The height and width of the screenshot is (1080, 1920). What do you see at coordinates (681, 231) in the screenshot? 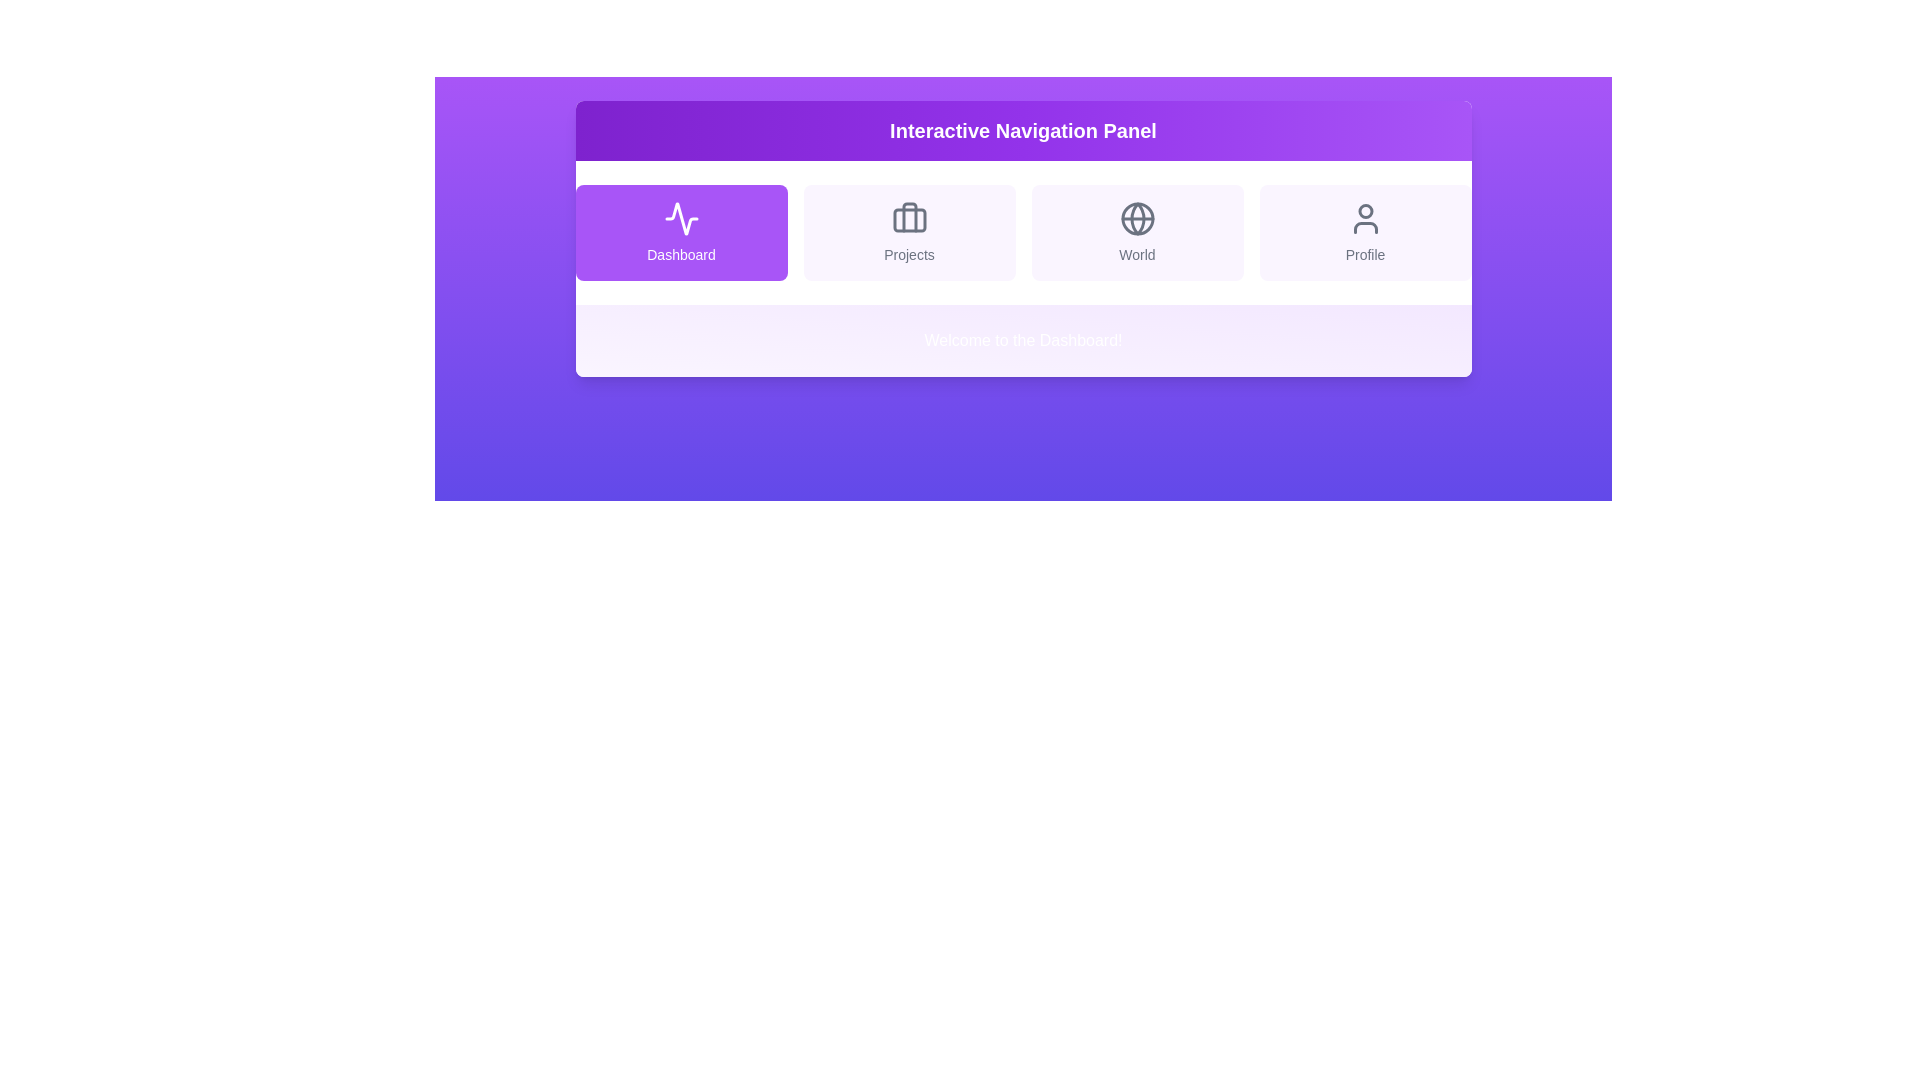
I see `the leftmost navigation button` at bounding box center [681, 231].